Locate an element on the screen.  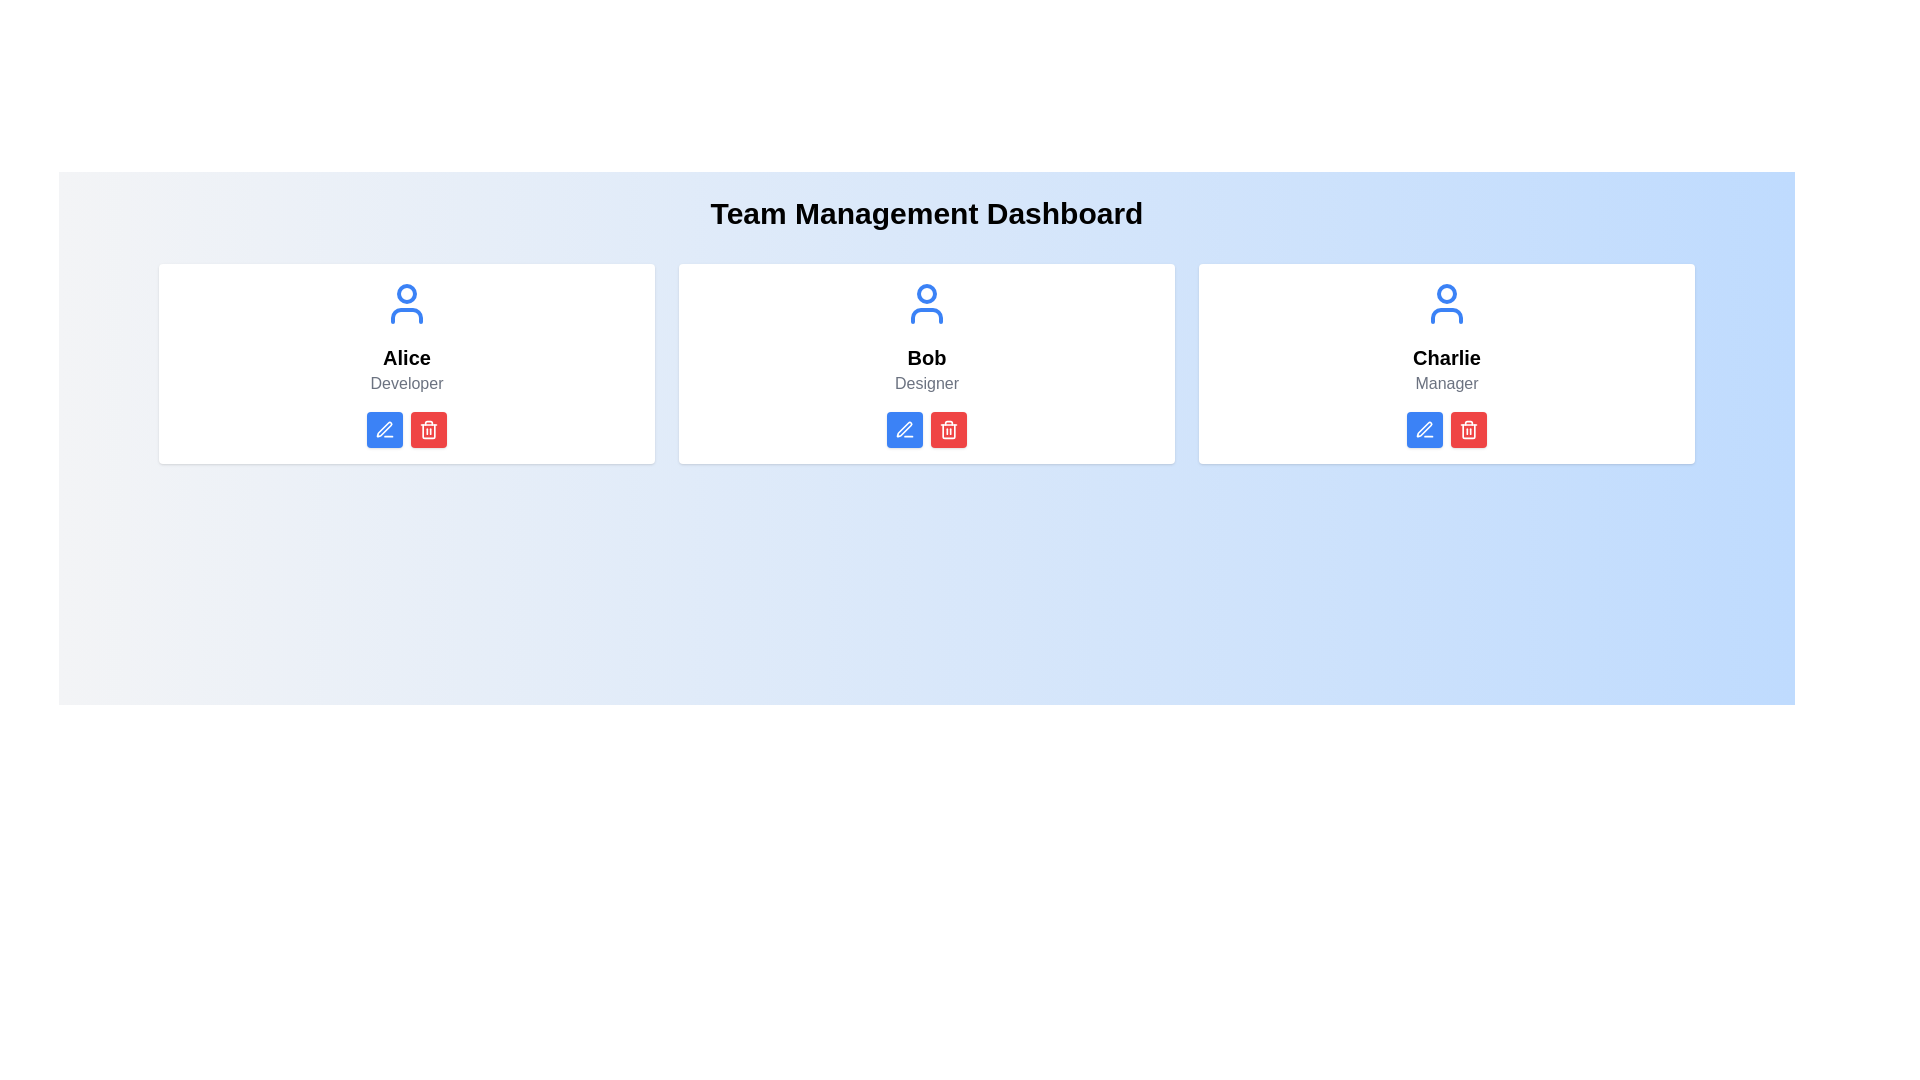
the text label reading 'Manager' which is styled in gray and located below the 'Charlie' text within the card titled 'Charlie' is located at coordinates (1446, 384).